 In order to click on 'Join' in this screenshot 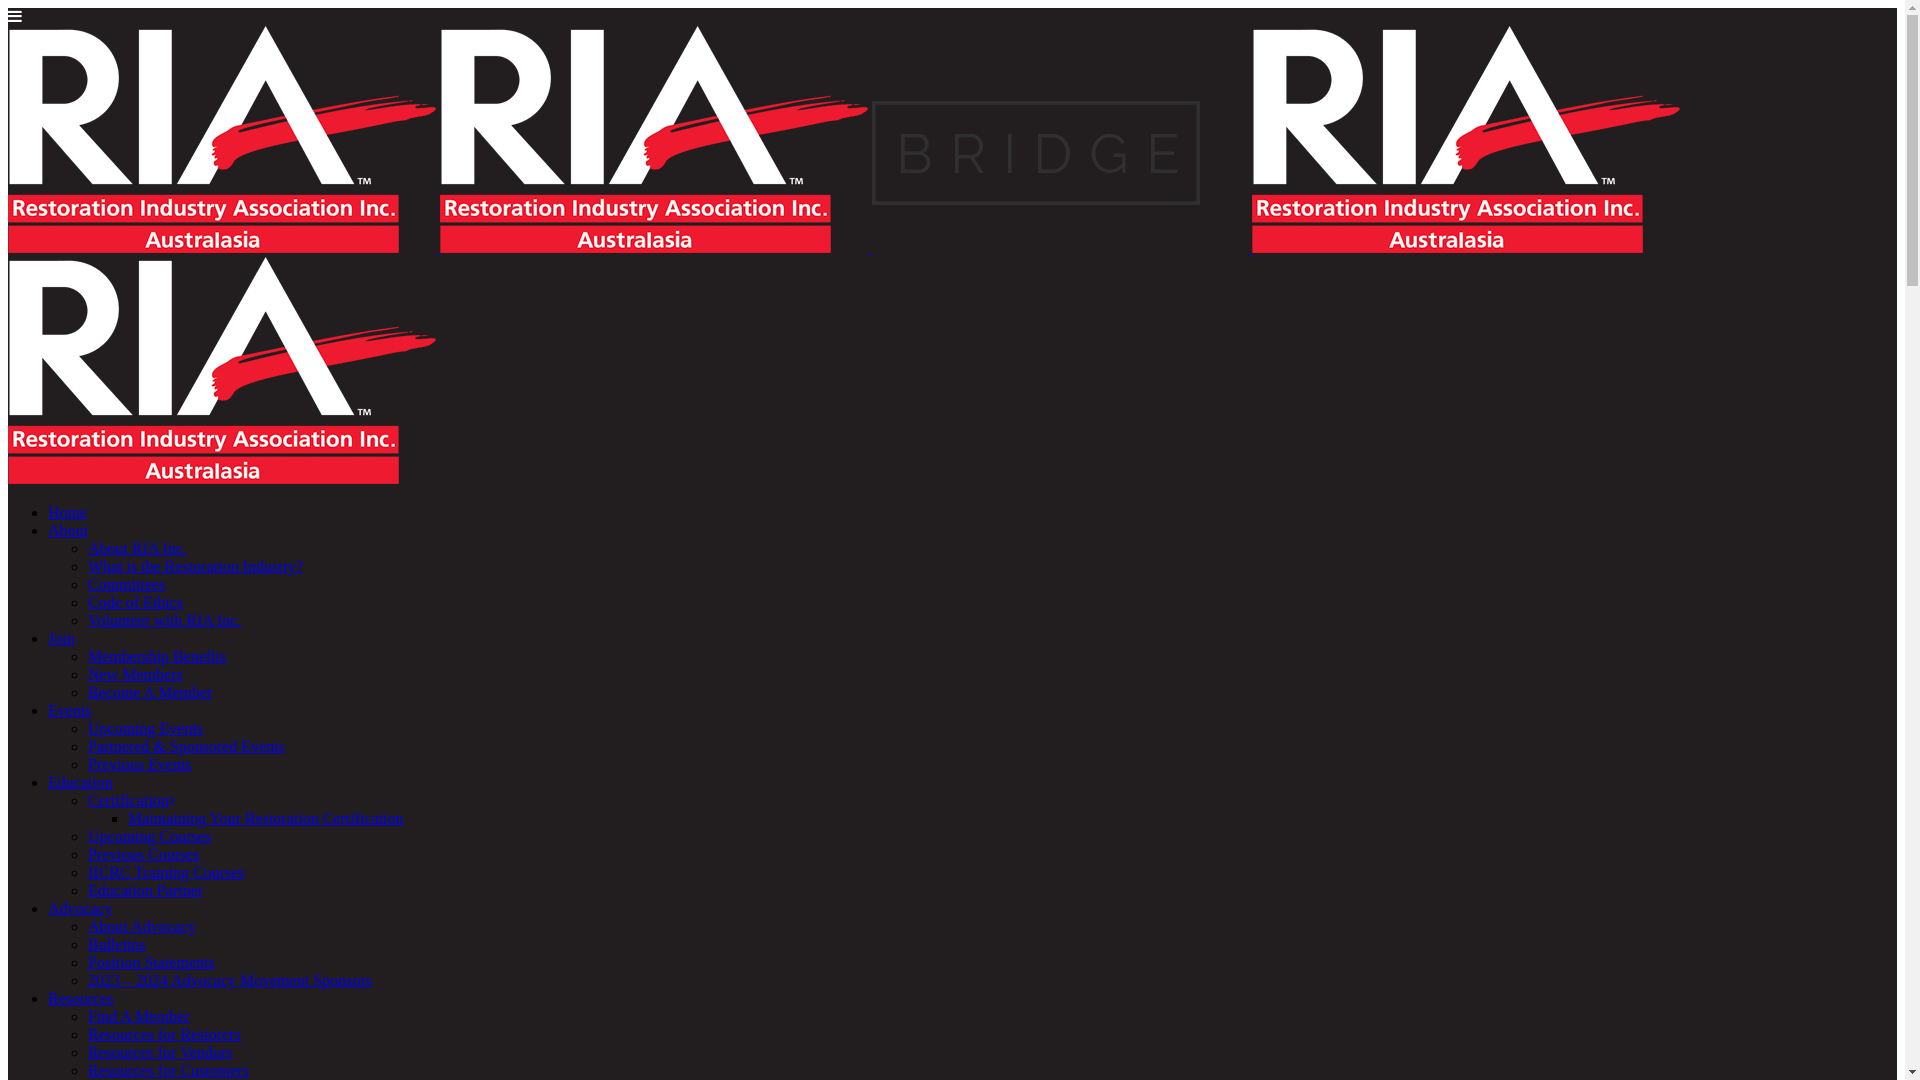, I will do `click(61, 638)`.